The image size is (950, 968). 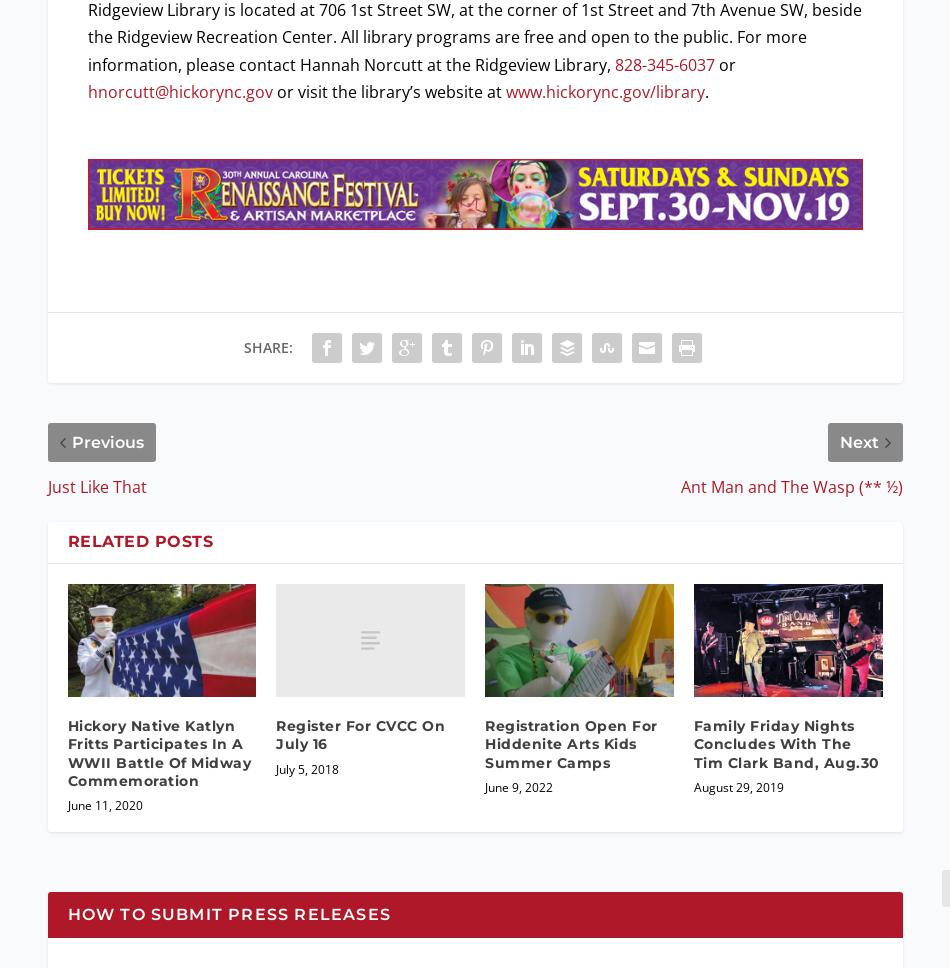 What do you see at coordinates (571, 744) in the screenshot?
I see `'Registration Open For Hiddenite Arts Kids Summer Camps'` at bounding box center [571, 744].